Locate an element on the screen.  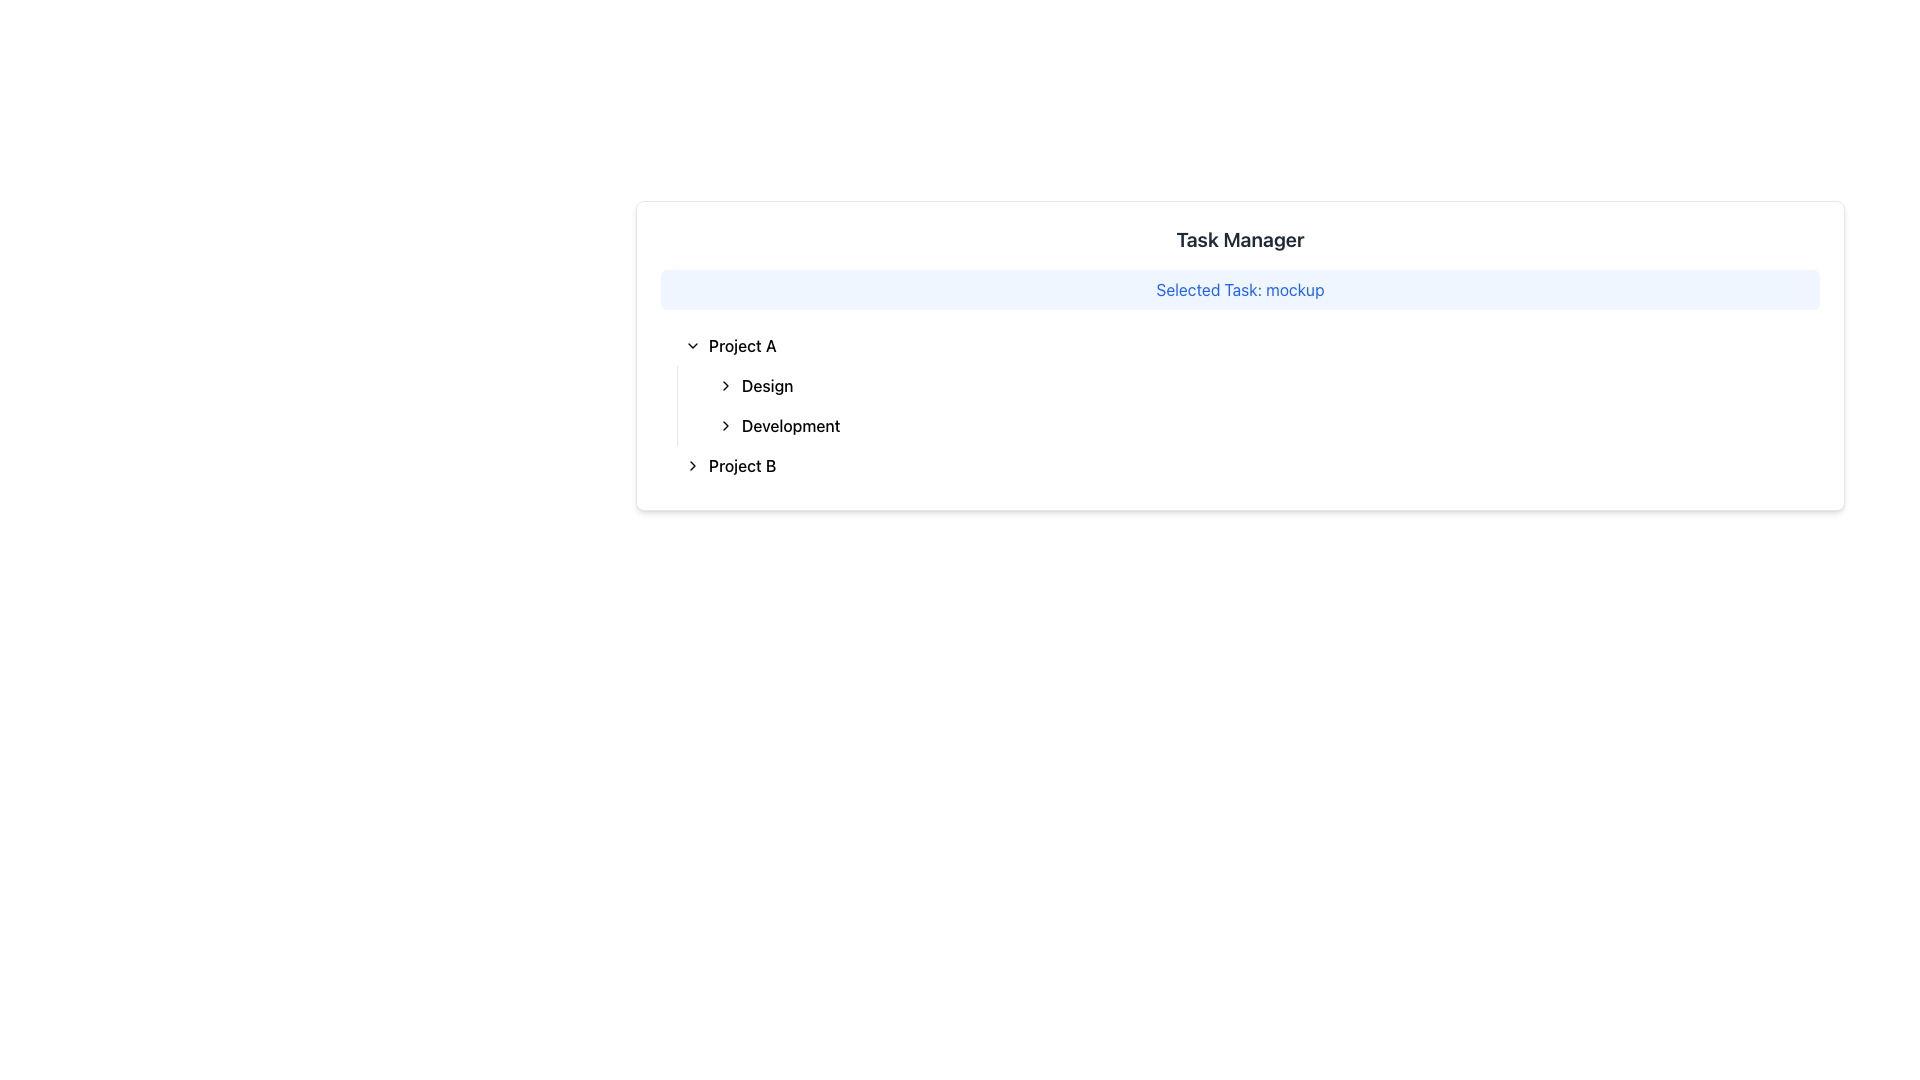
the chevron icon located to the left of the 'Design' text is located at coordinates (724, 385).